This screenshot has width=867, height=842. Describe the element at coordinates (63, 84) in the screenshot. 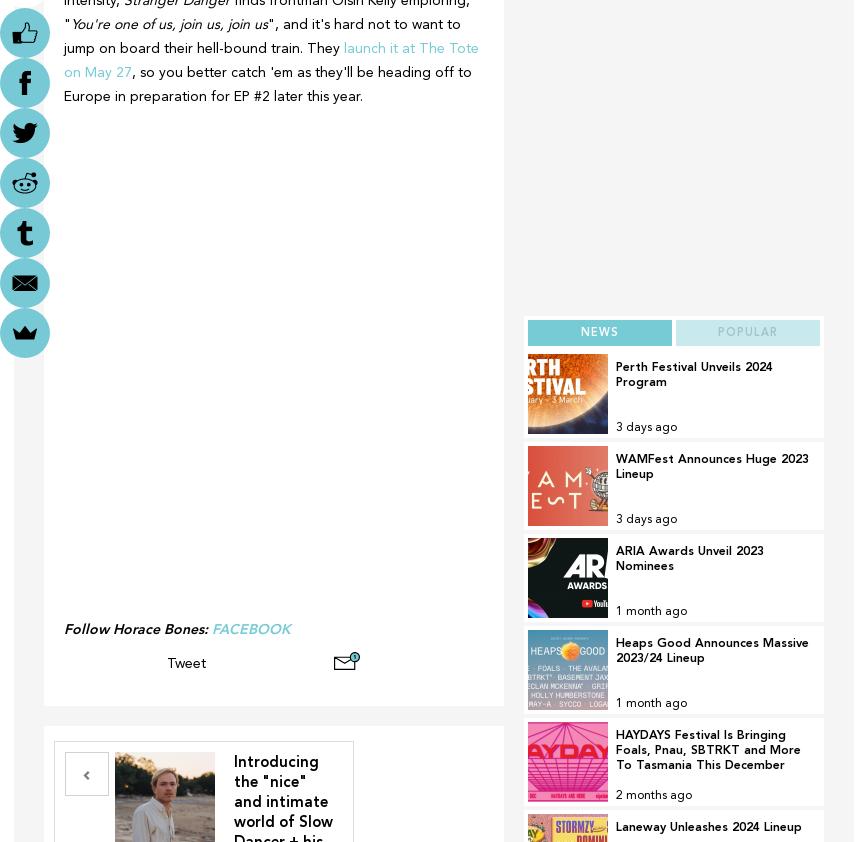

I see `', so you better catch 'em as they'll be heading off to Europe in preparation for EP #2 later this year.'` at that location.